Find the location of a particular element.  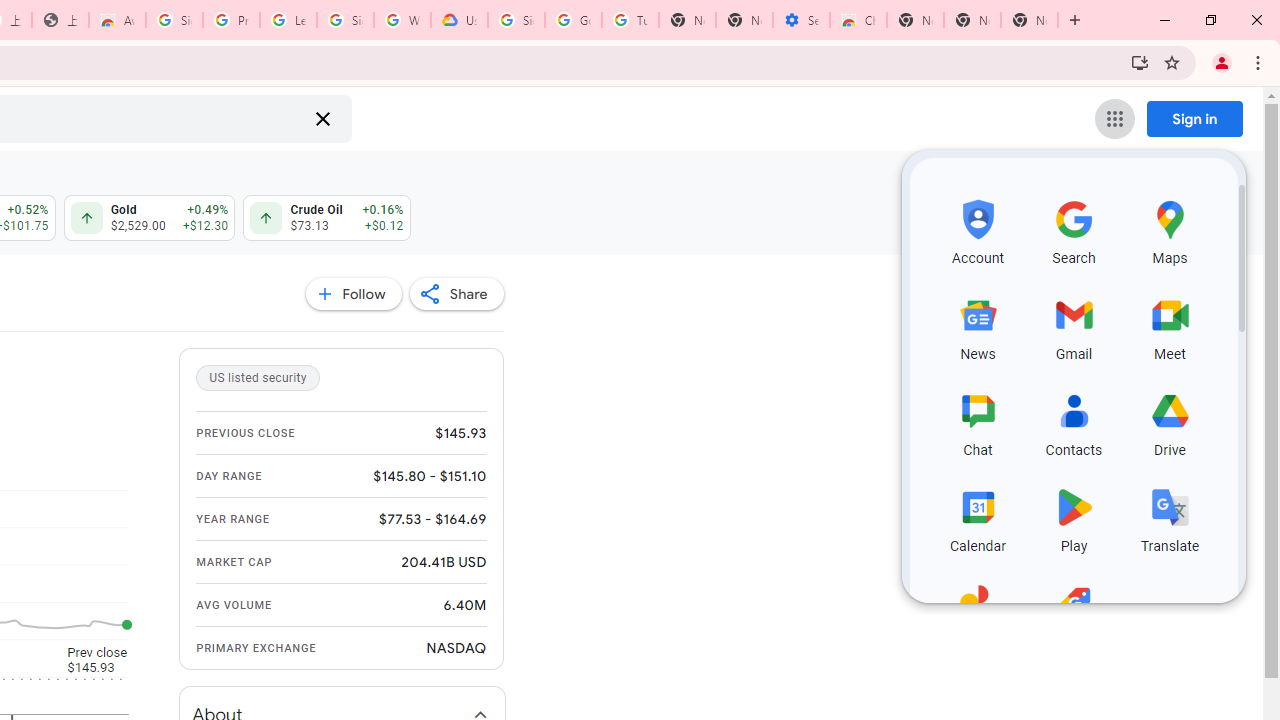

'Chrome Web Store - Accessibility extensions' is located at coordinates (858, 20).